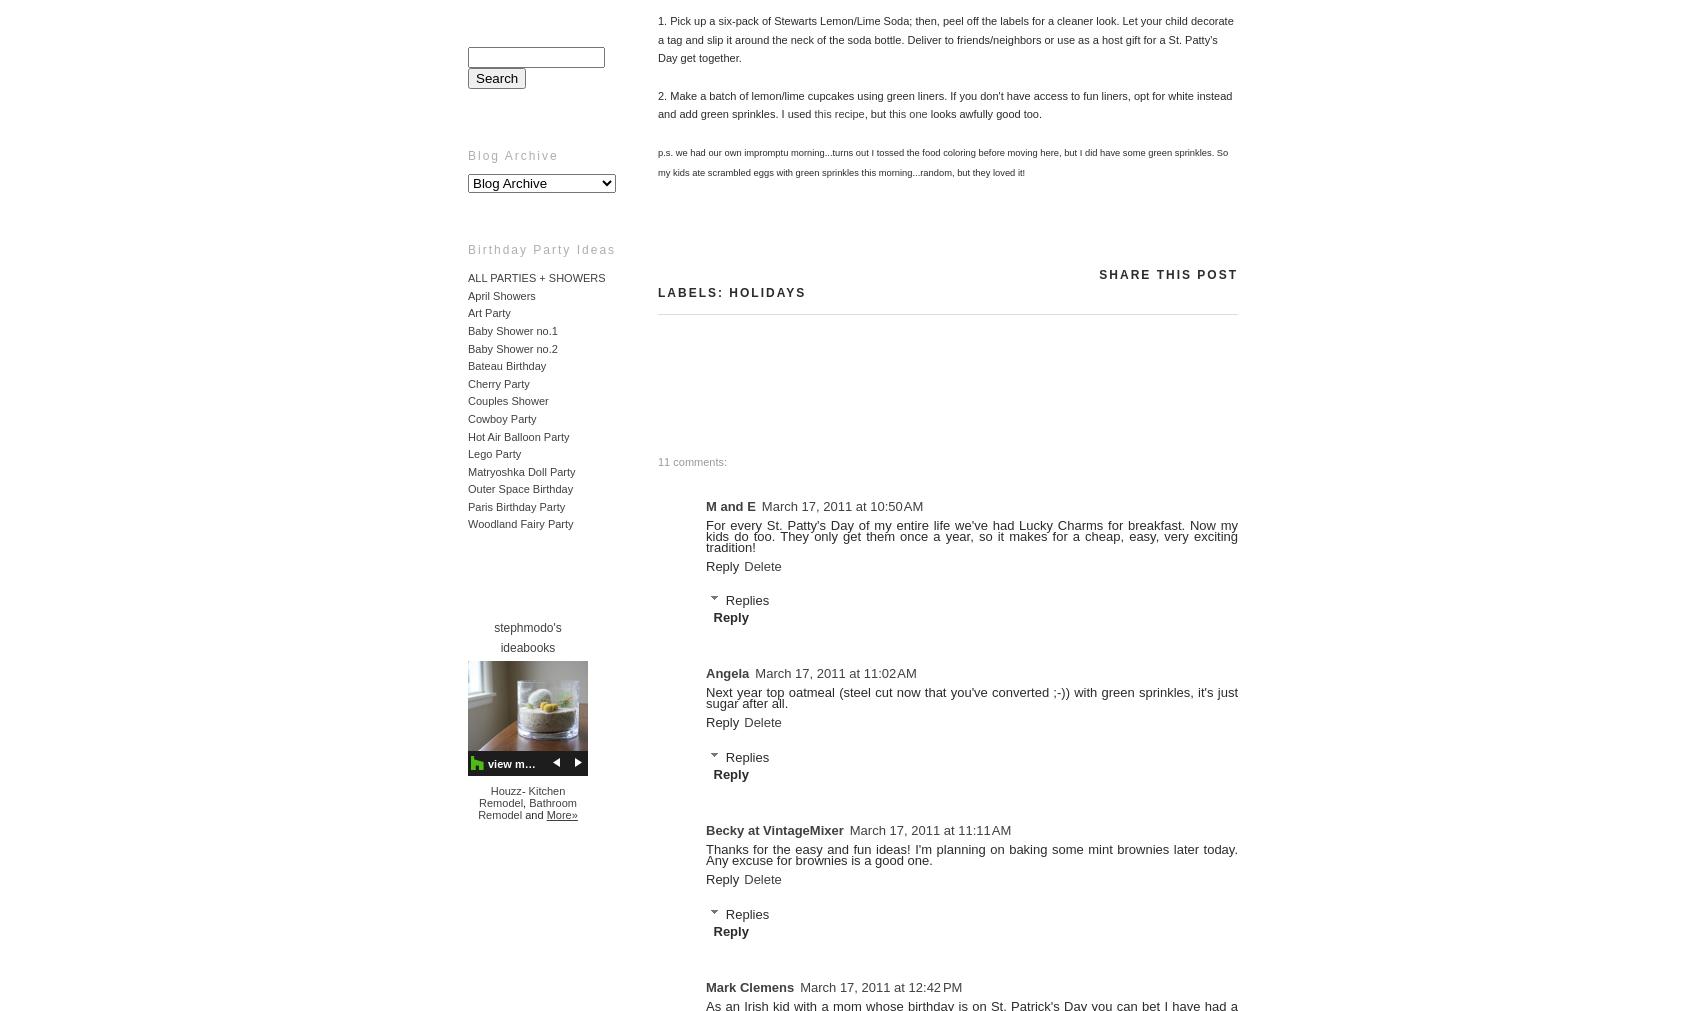 The height and width of the screenshot is (1011, 1706). I want to click on 'Birthday Party Ideas', so click(540, 250).